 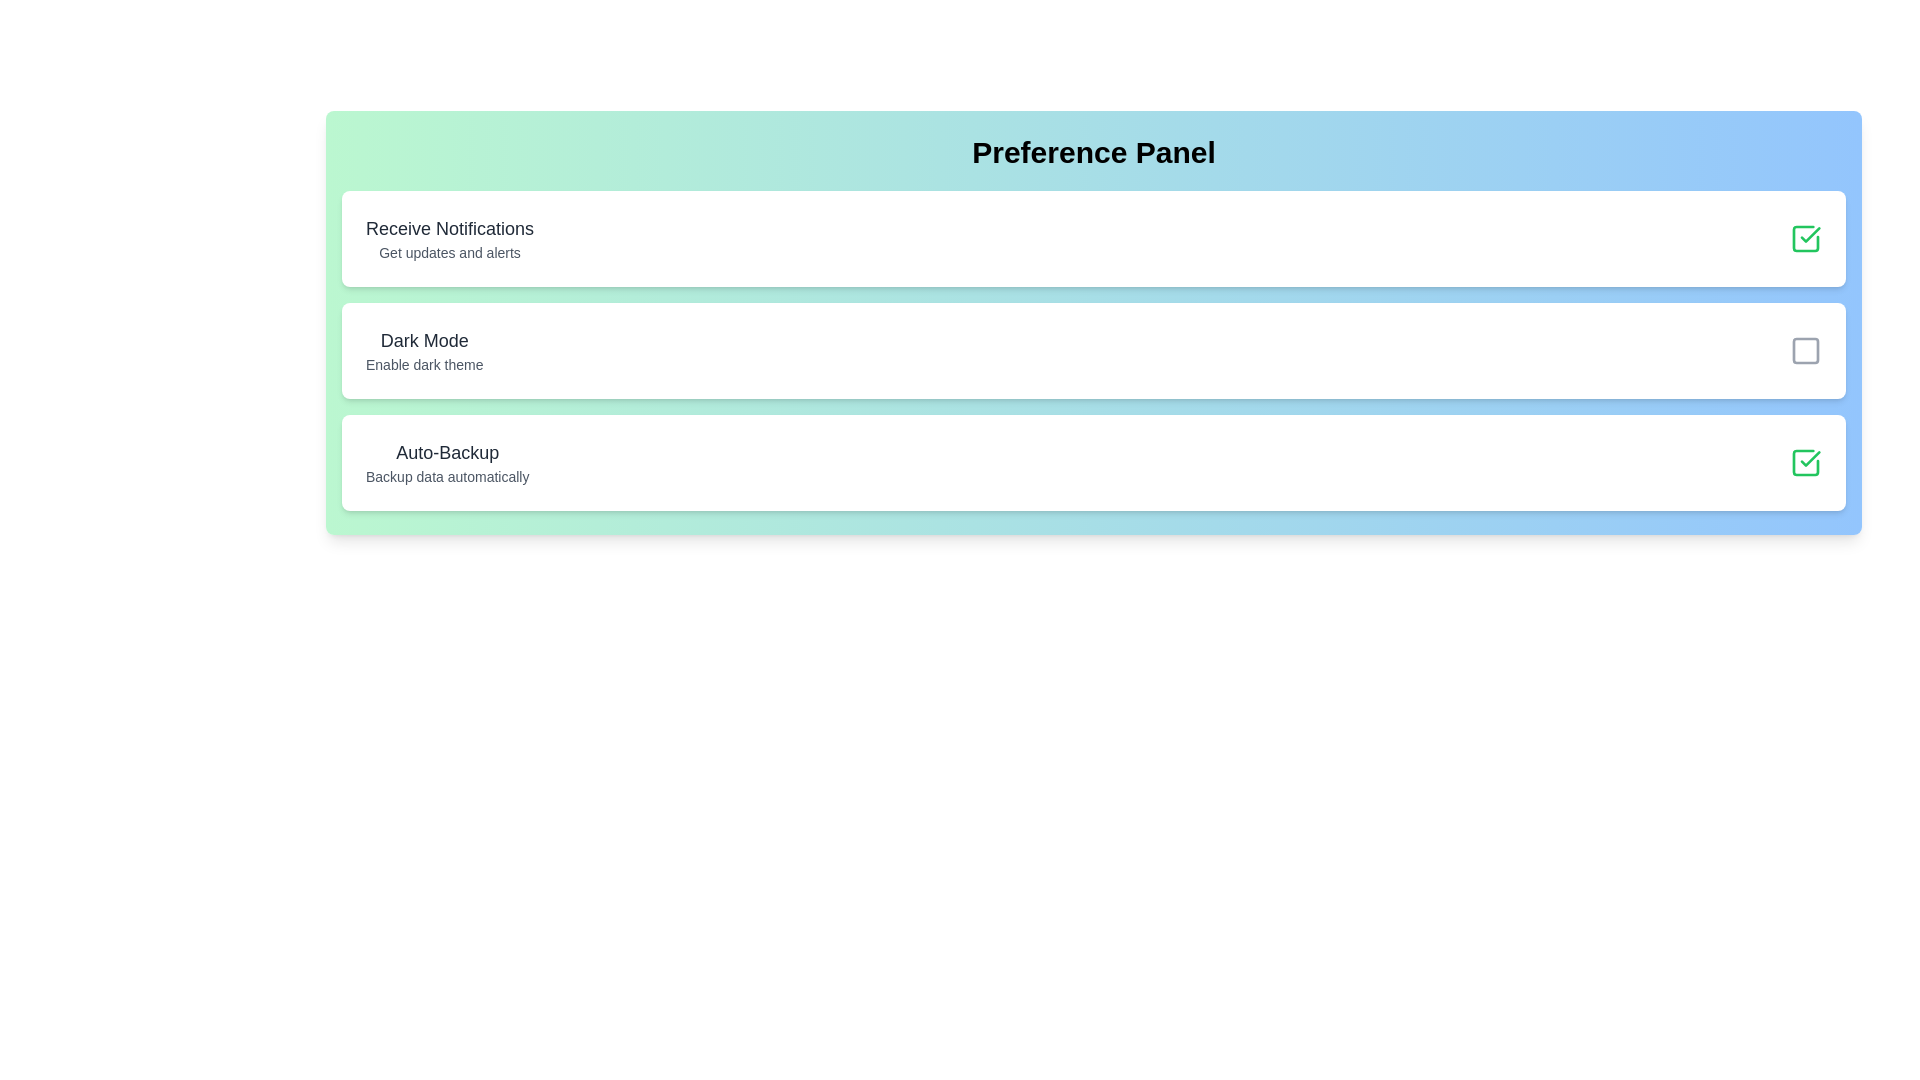 What do you see at coordinates (1810, 234) in the screenshot?
I see `the checkmark icon within the square boundary located in the top right section of the 'Receive Notifications' area` at bounding box center [1810, 234].